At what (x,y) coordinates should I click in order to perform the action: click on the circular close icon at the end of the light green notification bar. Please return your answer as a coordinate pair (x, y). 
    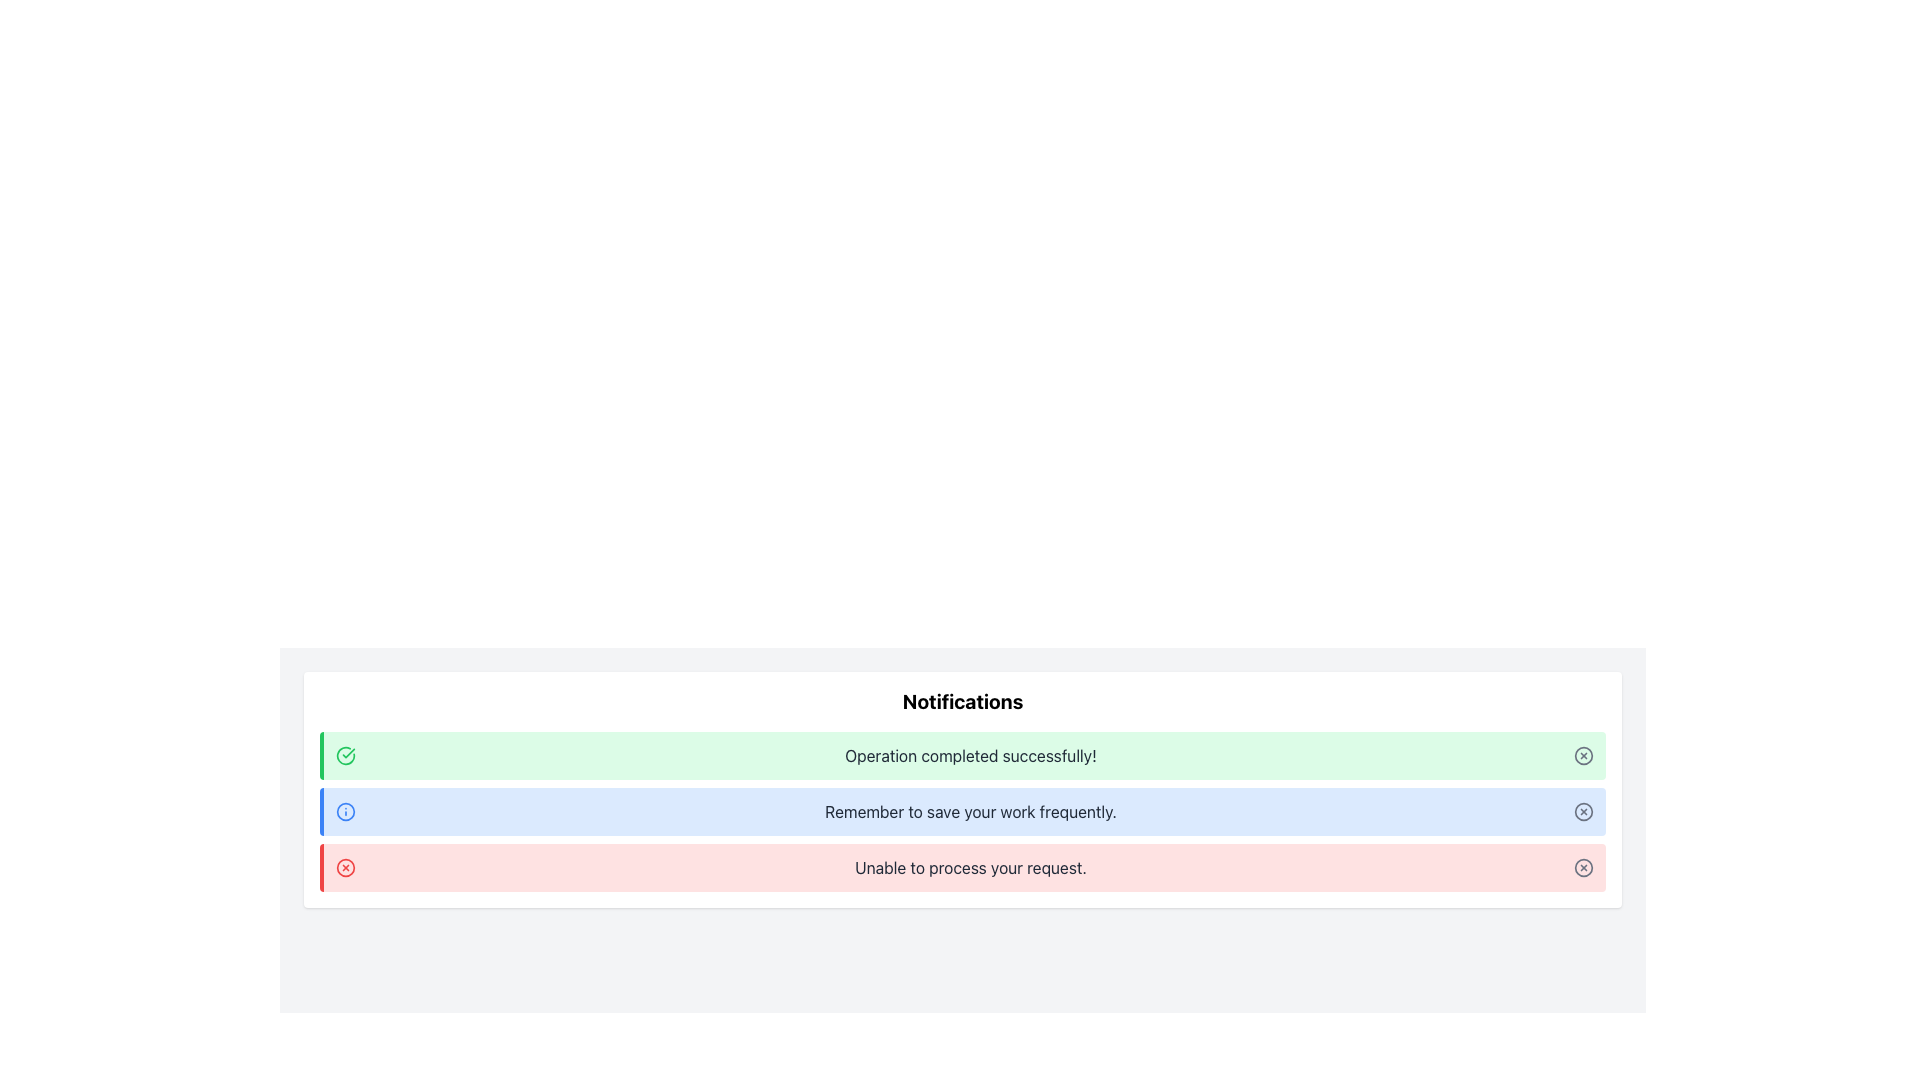
    Looking at the image, I should click on (1583, 756).